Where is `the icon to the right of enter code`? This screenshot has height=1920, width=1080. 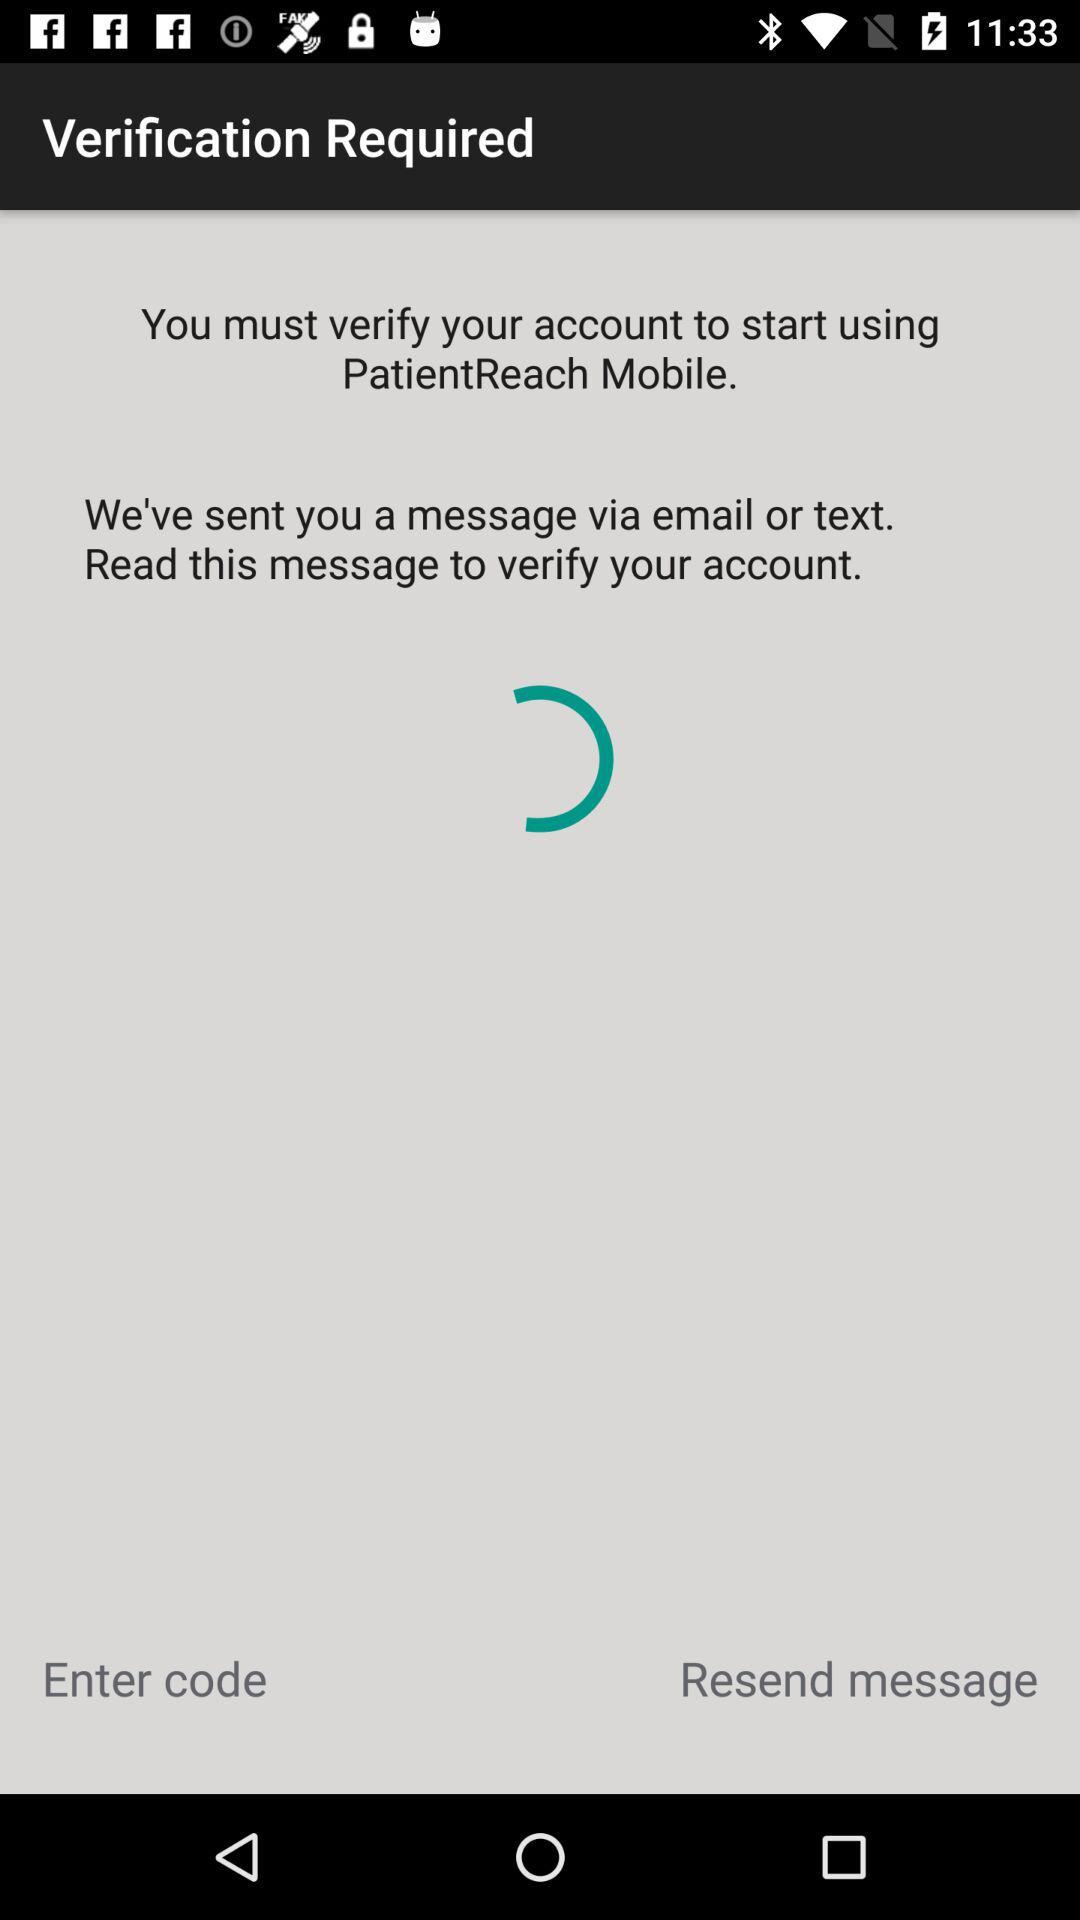
the icon to the right of enter code is located at coordinates (857, 1678).